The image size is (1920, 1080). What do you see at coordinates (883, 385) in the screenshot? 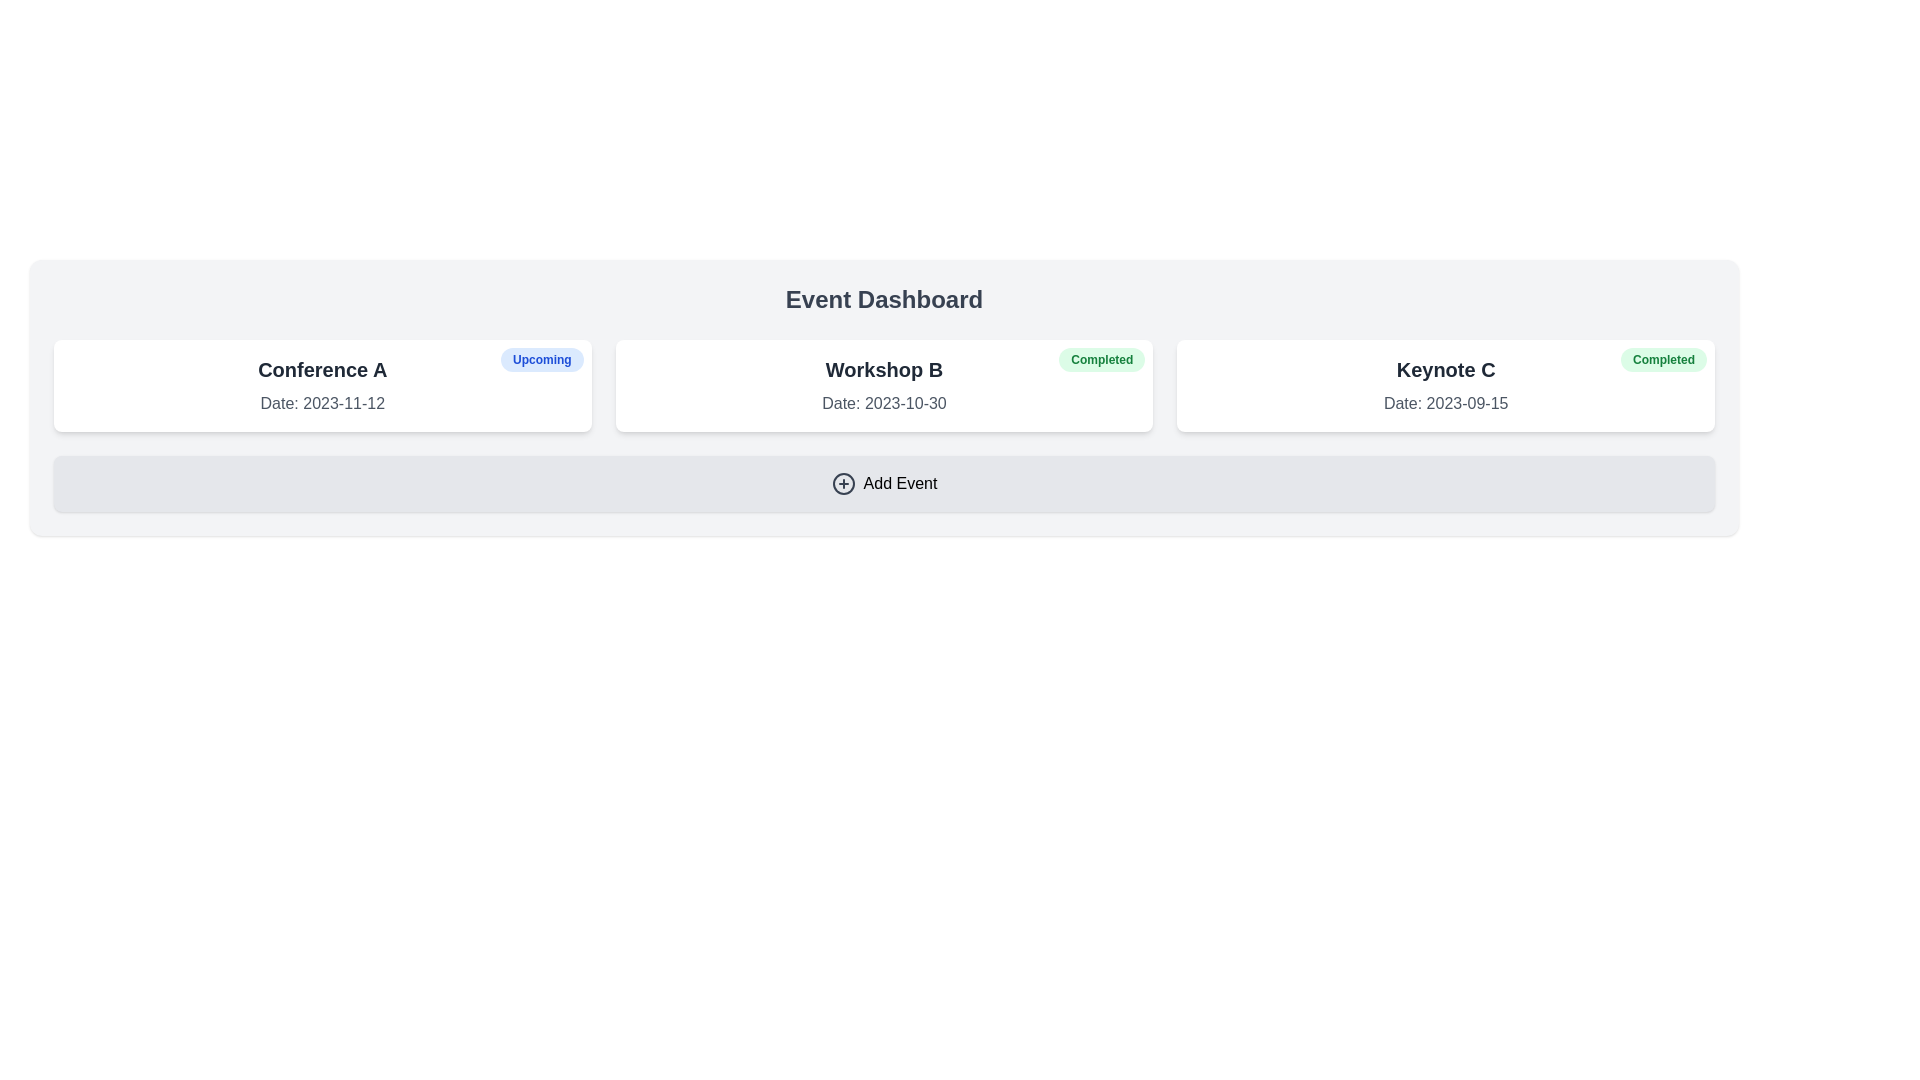
I see `the second card component titled 'Workshop B' with a 'Completed' status in the top-right corner` at bounding box center [883, 385].